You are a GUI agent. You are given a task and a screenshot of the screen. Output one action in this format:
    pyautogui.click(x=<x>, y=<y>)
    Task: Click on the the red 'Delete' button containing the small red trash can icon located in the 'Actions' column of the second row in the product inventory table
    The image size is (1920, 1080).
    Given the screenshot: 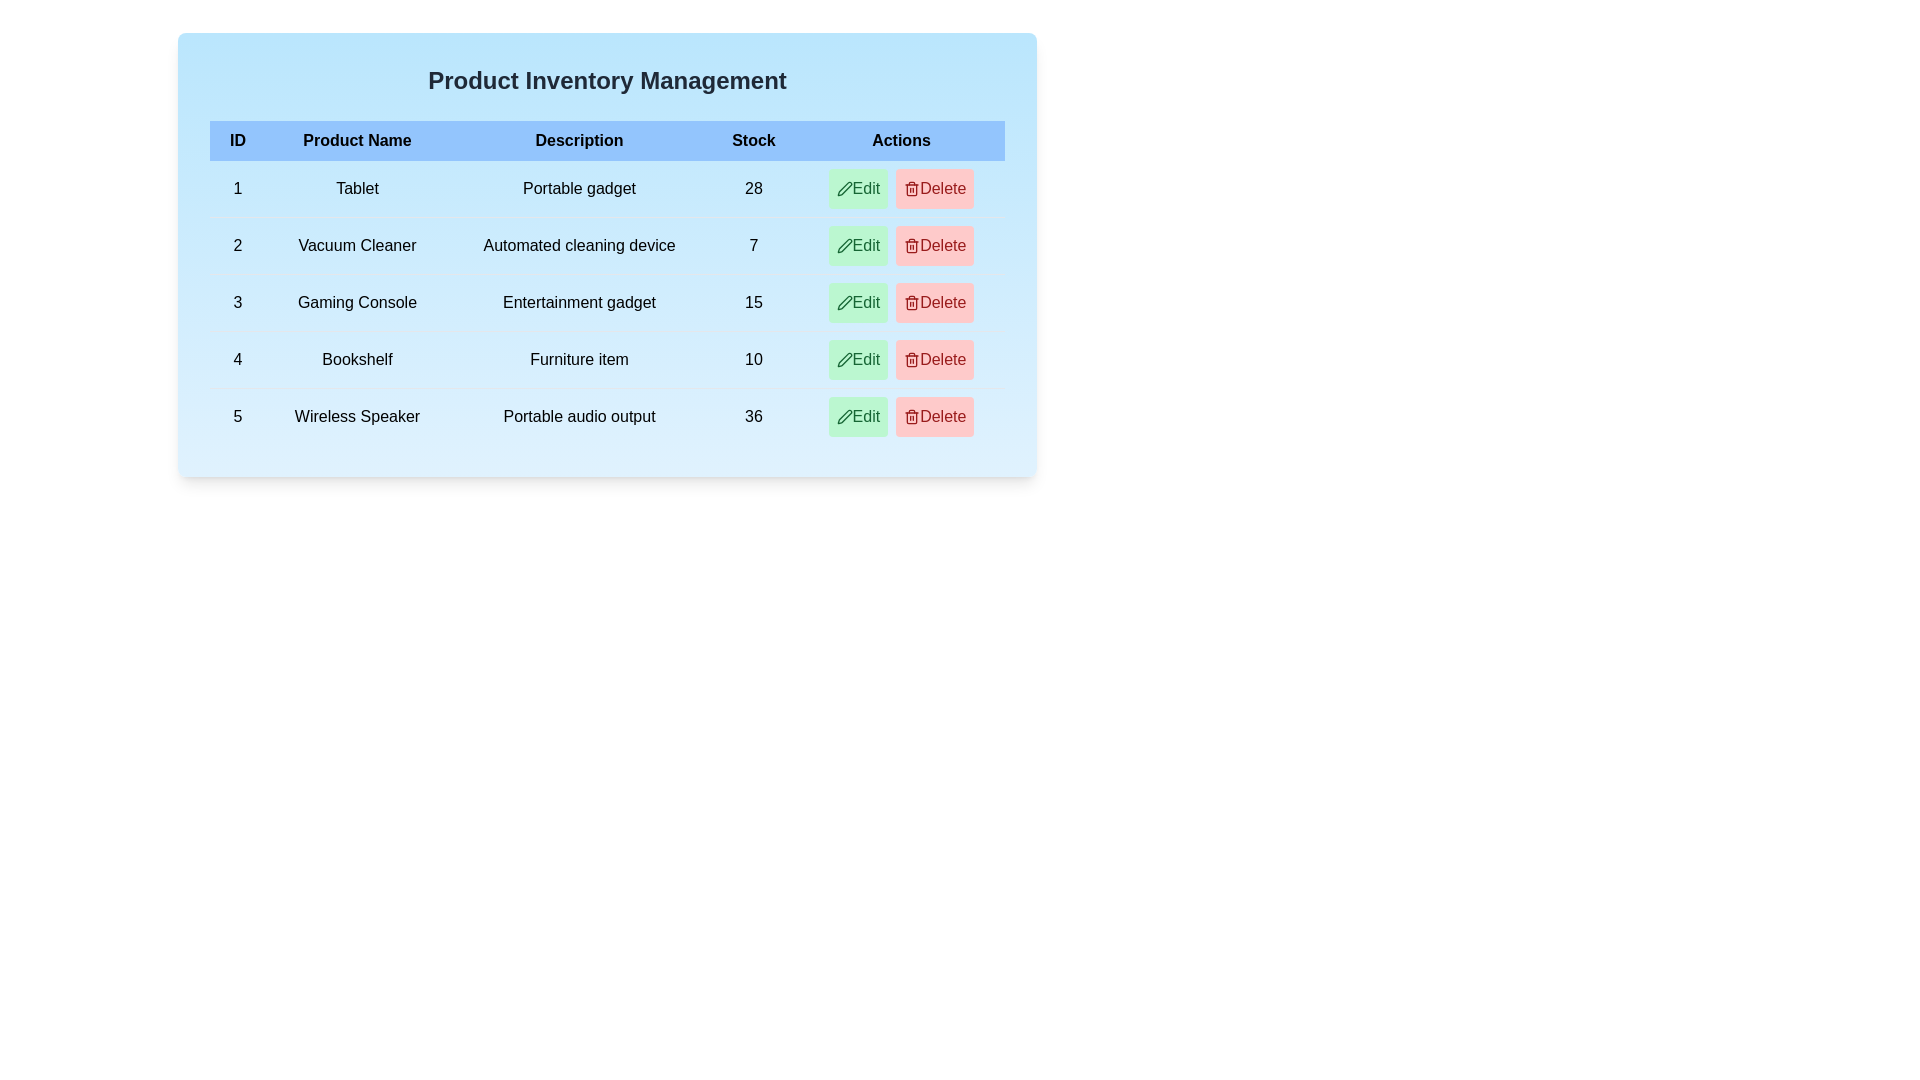 What is the action you would take?
    pyautogui.click(x=911, y=245)
    